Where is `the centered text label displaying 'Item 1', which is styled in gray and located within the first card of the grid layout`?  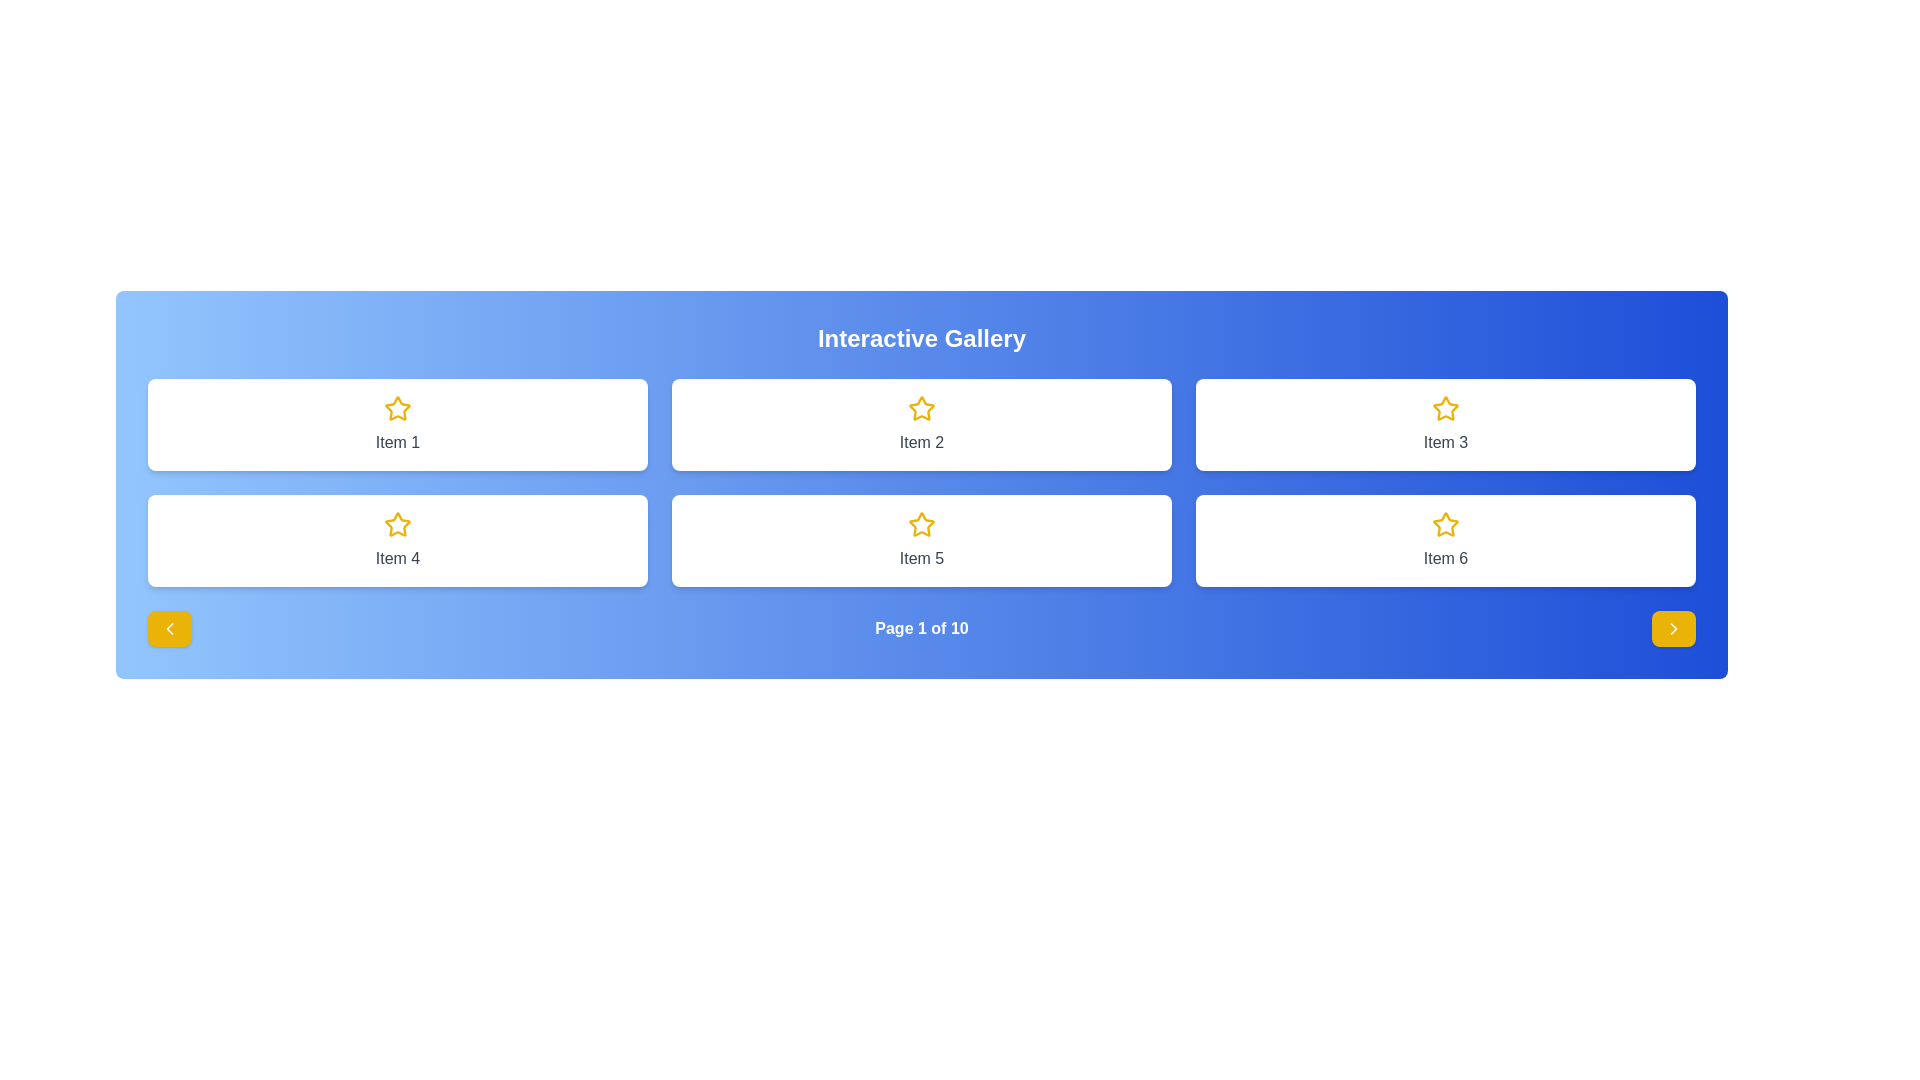
the centered text label displaying 'Item 1', which is styled in gray and located within the first card of the grid layout is located at coordinates (398, 442).